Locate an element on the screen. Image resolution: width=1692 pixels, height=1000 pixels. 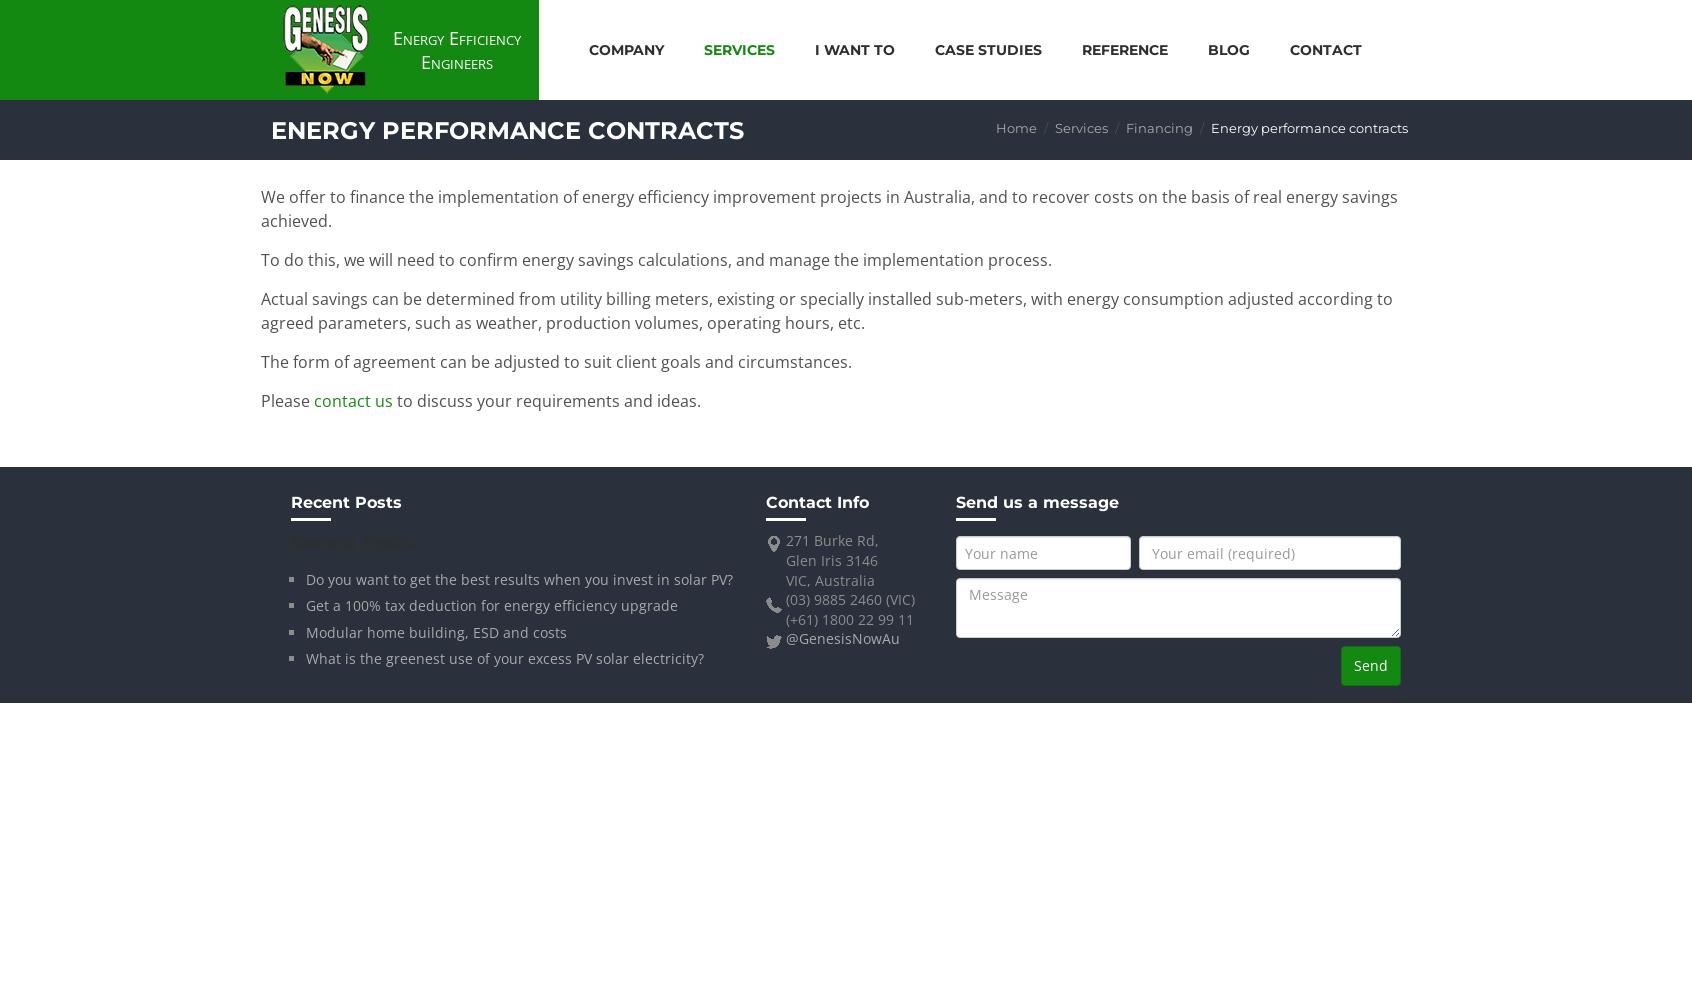
'Power meter' is located at coordinates (1132, 576).